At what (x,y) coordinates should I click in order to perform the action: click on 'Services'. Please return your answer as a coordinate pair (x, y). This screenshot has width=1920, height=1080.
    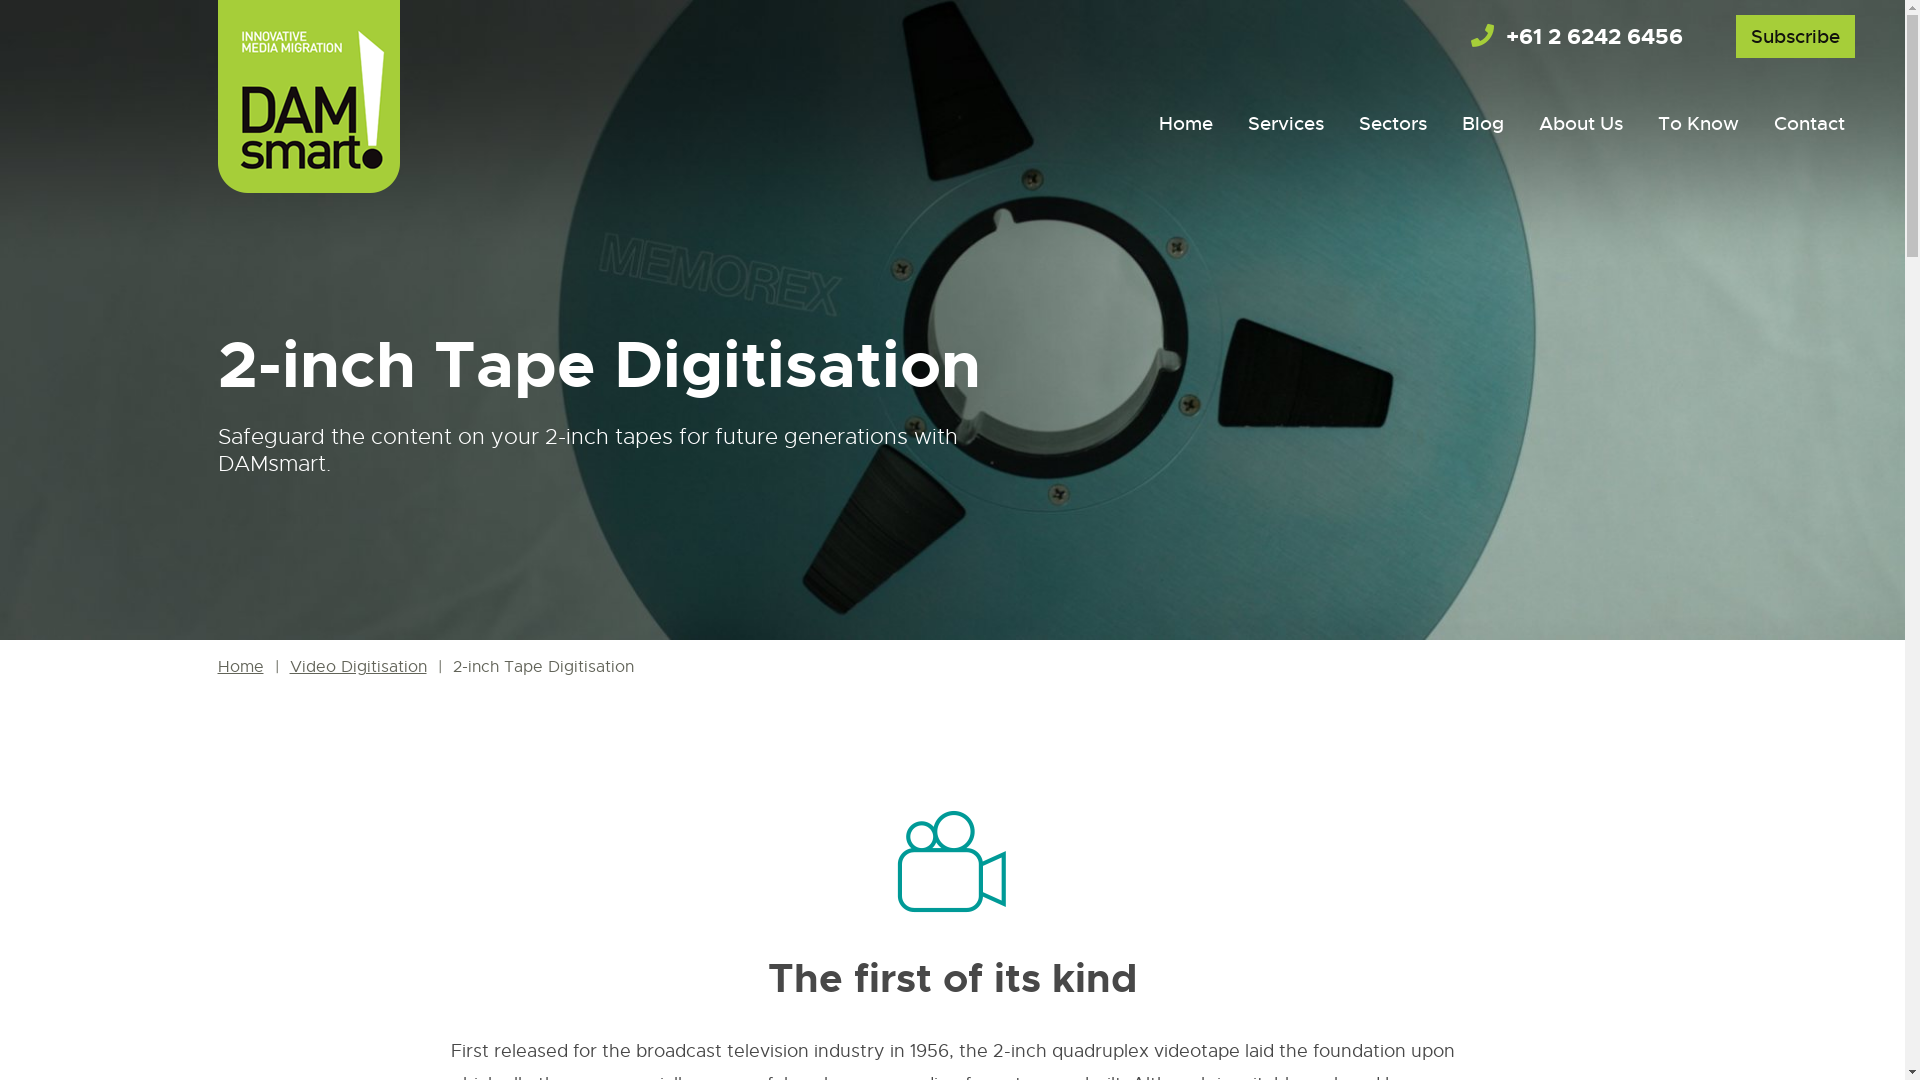
    Looking at the image, I should click on (1286, 126).